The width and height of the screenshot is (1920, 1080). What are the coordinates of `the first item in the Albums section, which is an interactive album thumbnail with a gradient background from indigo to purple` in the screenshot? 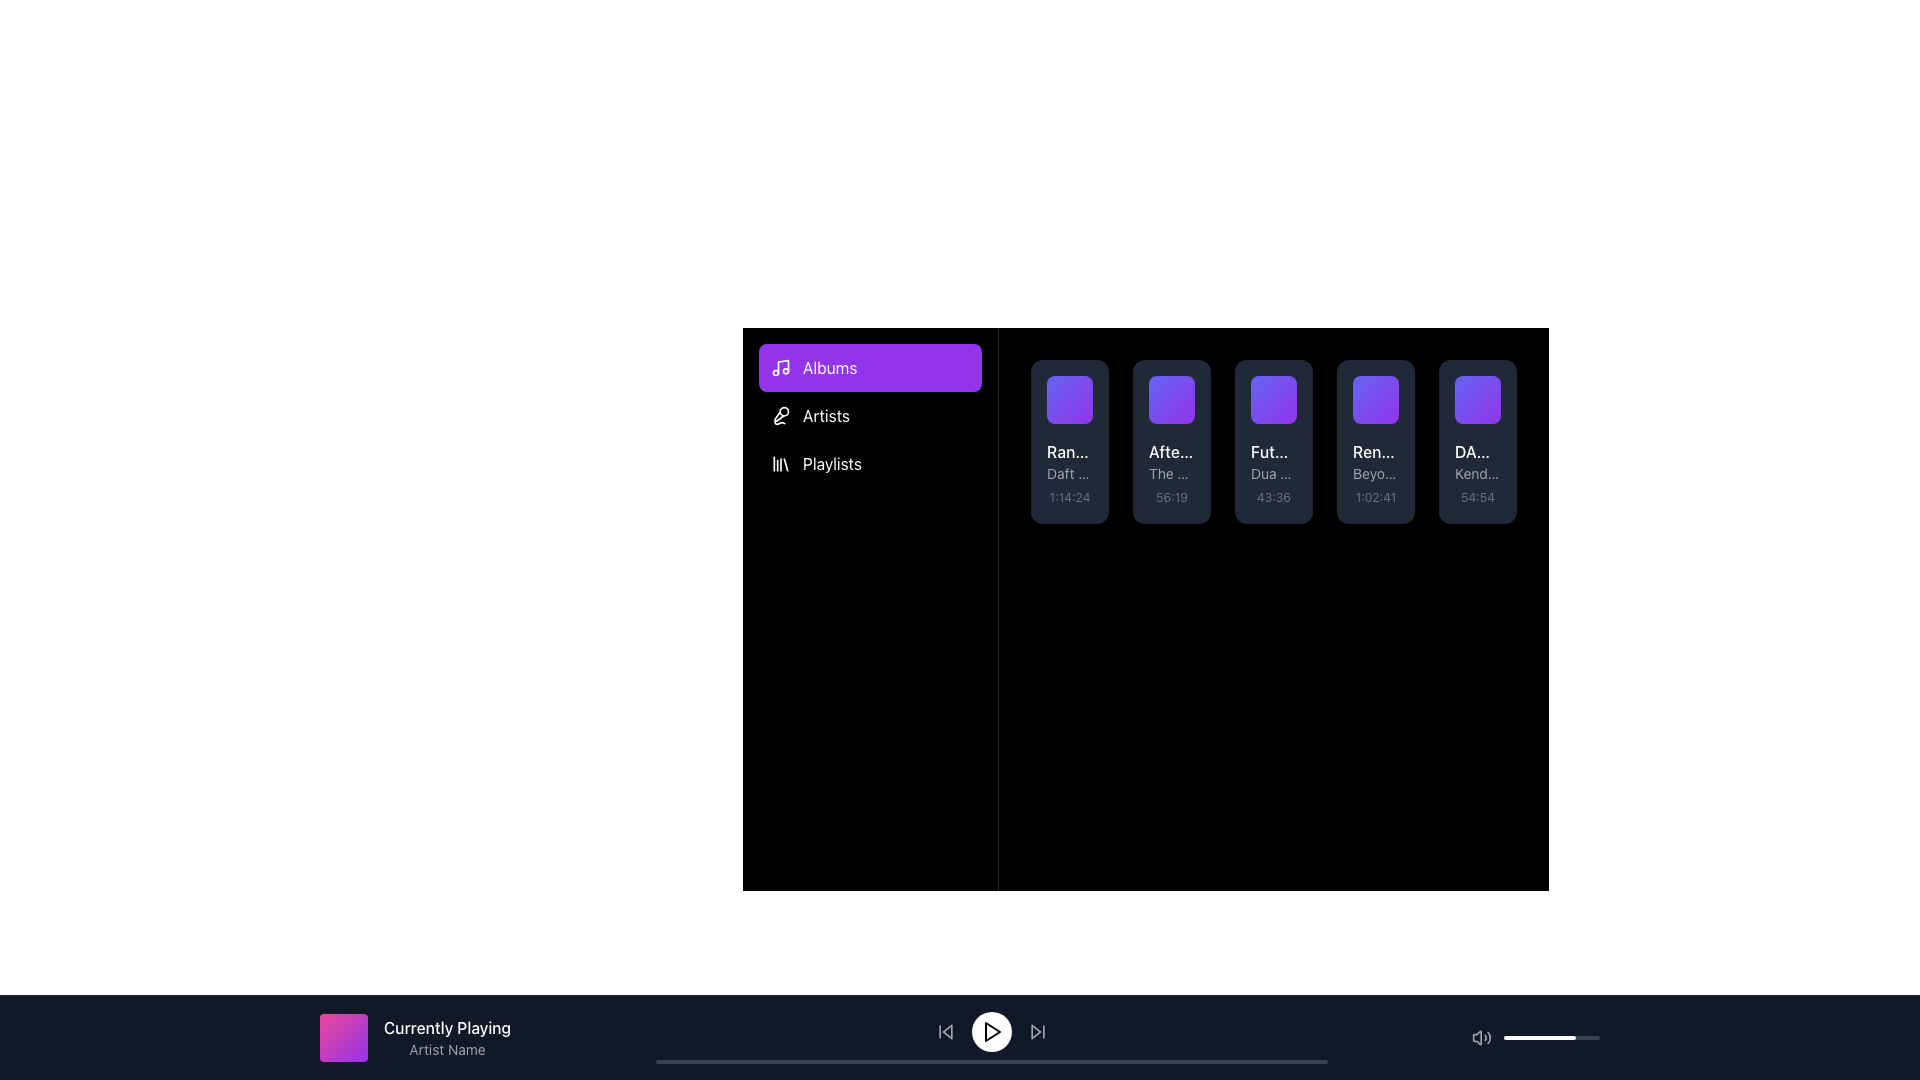 It's located at (1069, 400).